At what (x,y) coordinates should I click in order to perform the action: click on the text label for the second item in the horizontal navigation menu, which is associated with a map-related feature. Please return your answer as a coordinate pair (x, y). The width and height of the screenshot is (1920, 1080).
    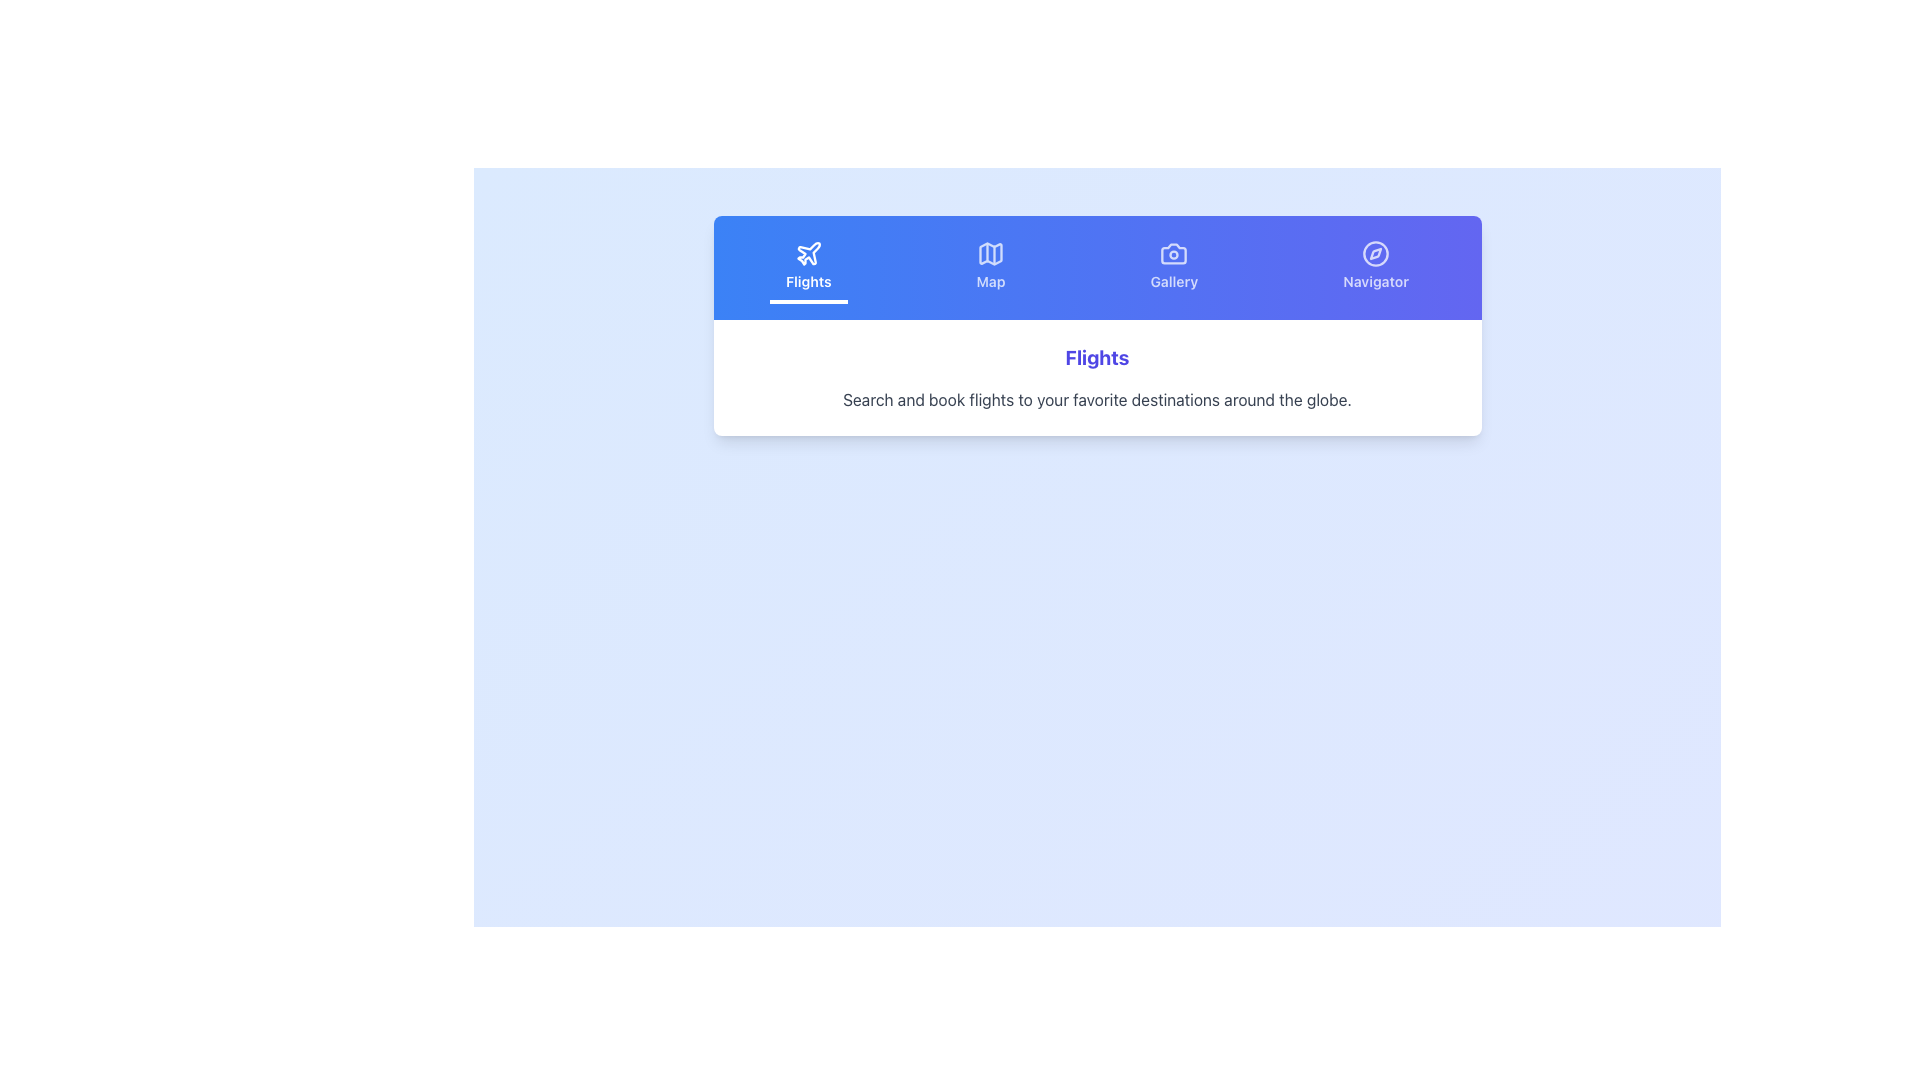
    Looking at the image, I should click on (991, 281).